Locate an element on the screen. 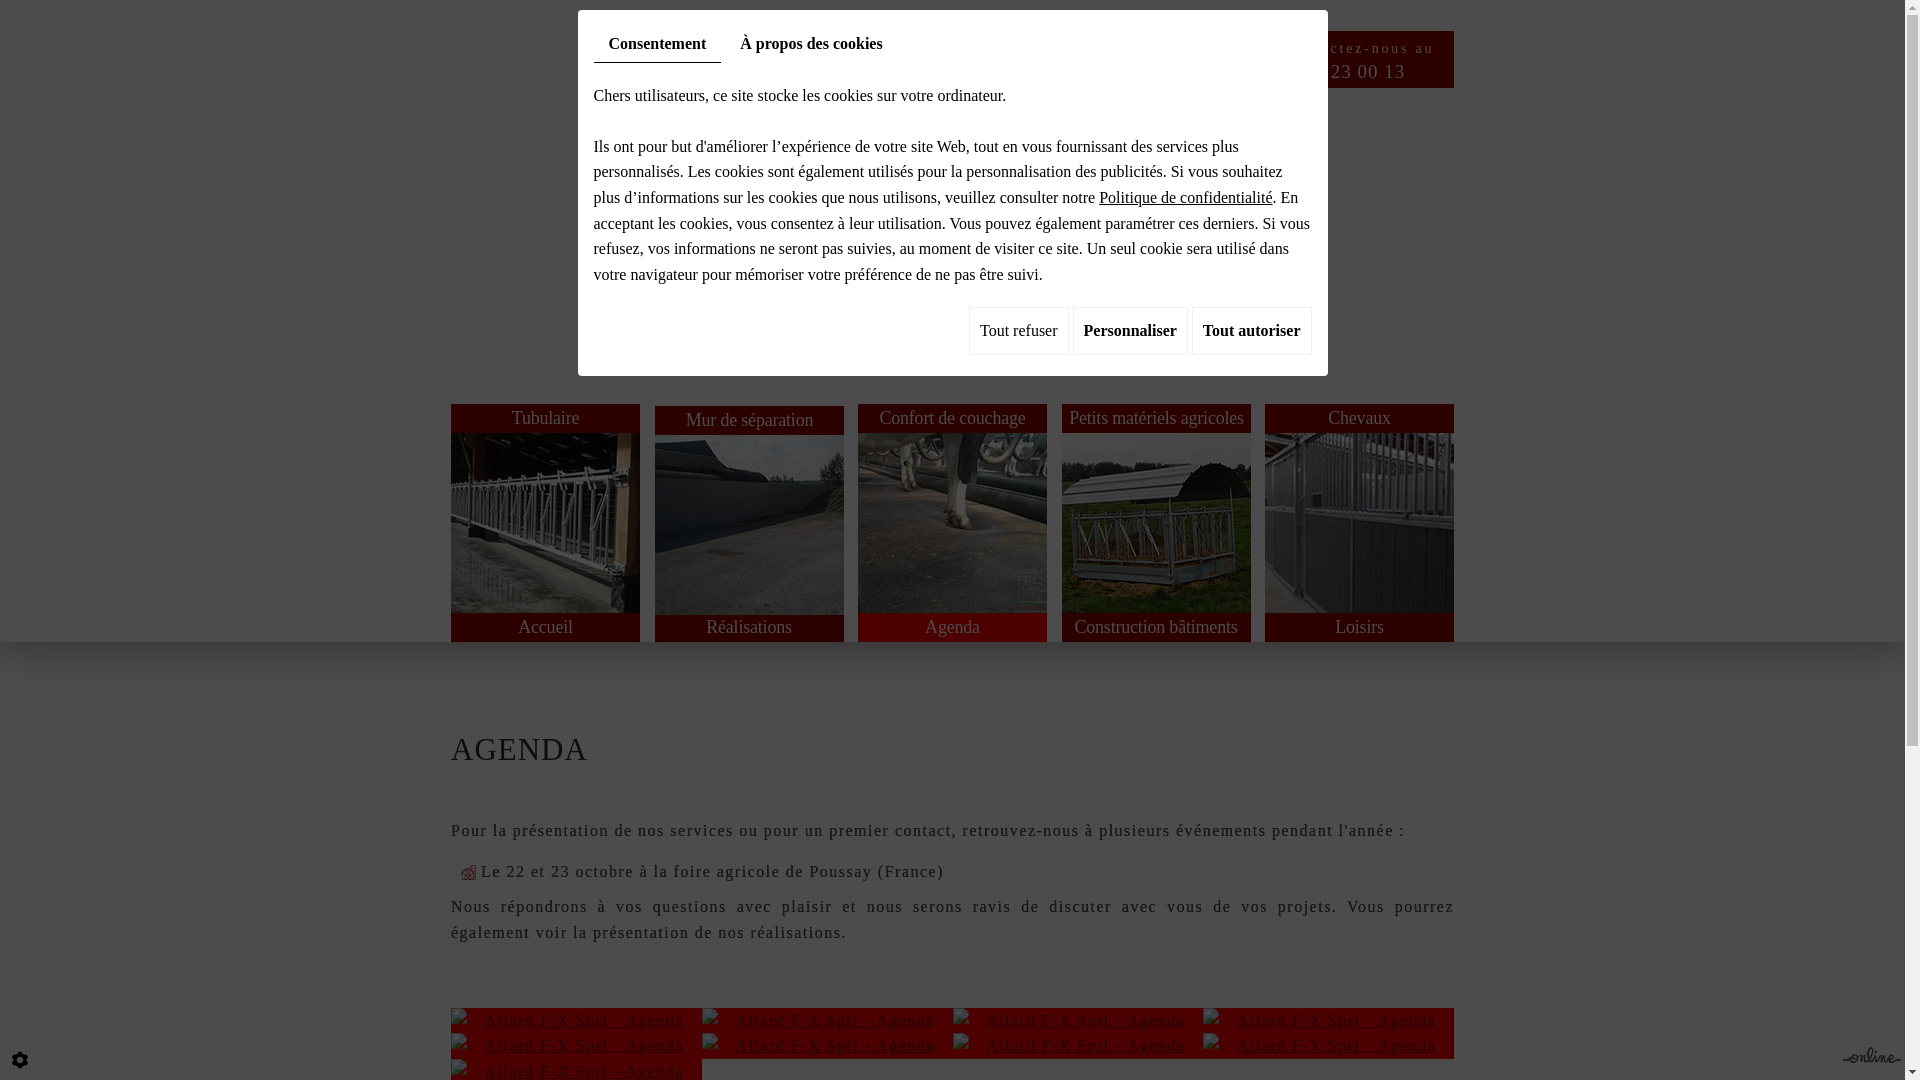  'Tout autoriser' is located at coordinates (1251, 330).